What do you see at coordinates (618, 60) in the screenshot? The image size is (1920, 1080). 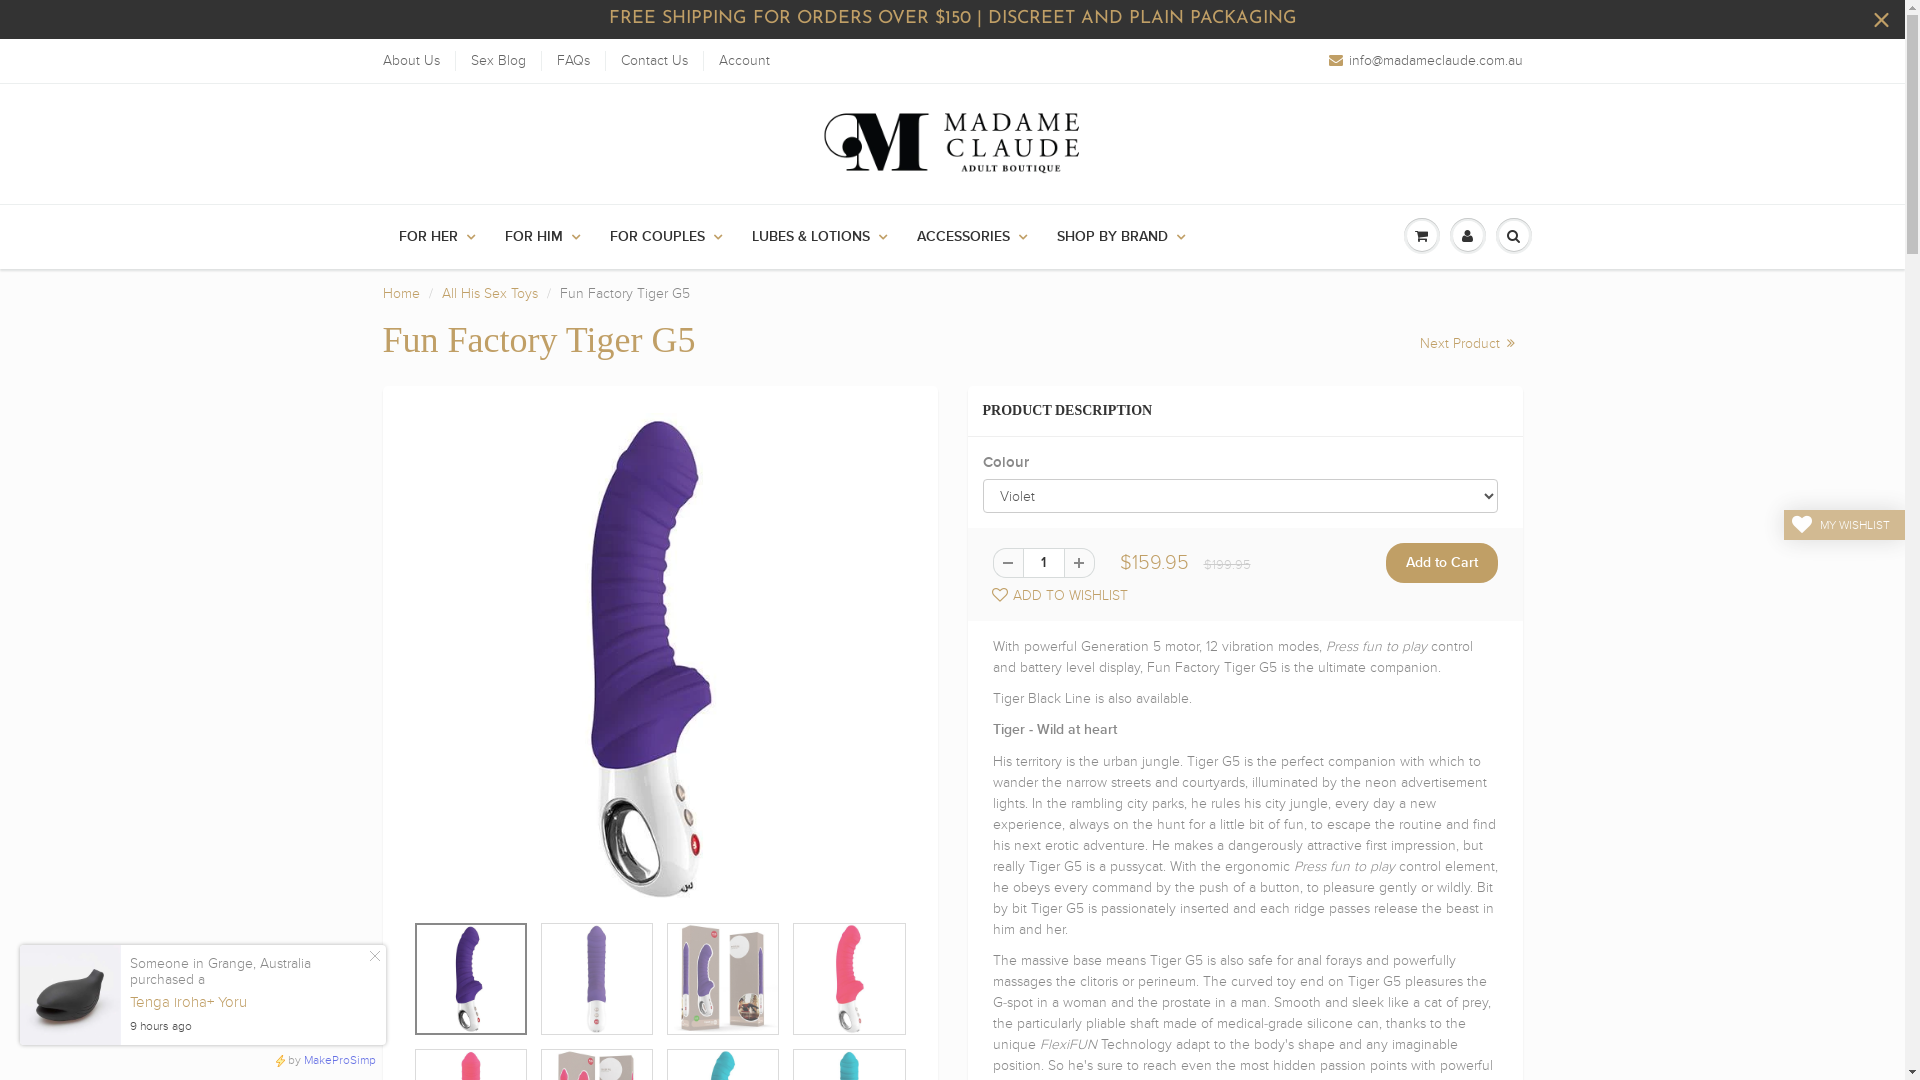 I see `'Contact Us'` at bounding box center [618, 60].